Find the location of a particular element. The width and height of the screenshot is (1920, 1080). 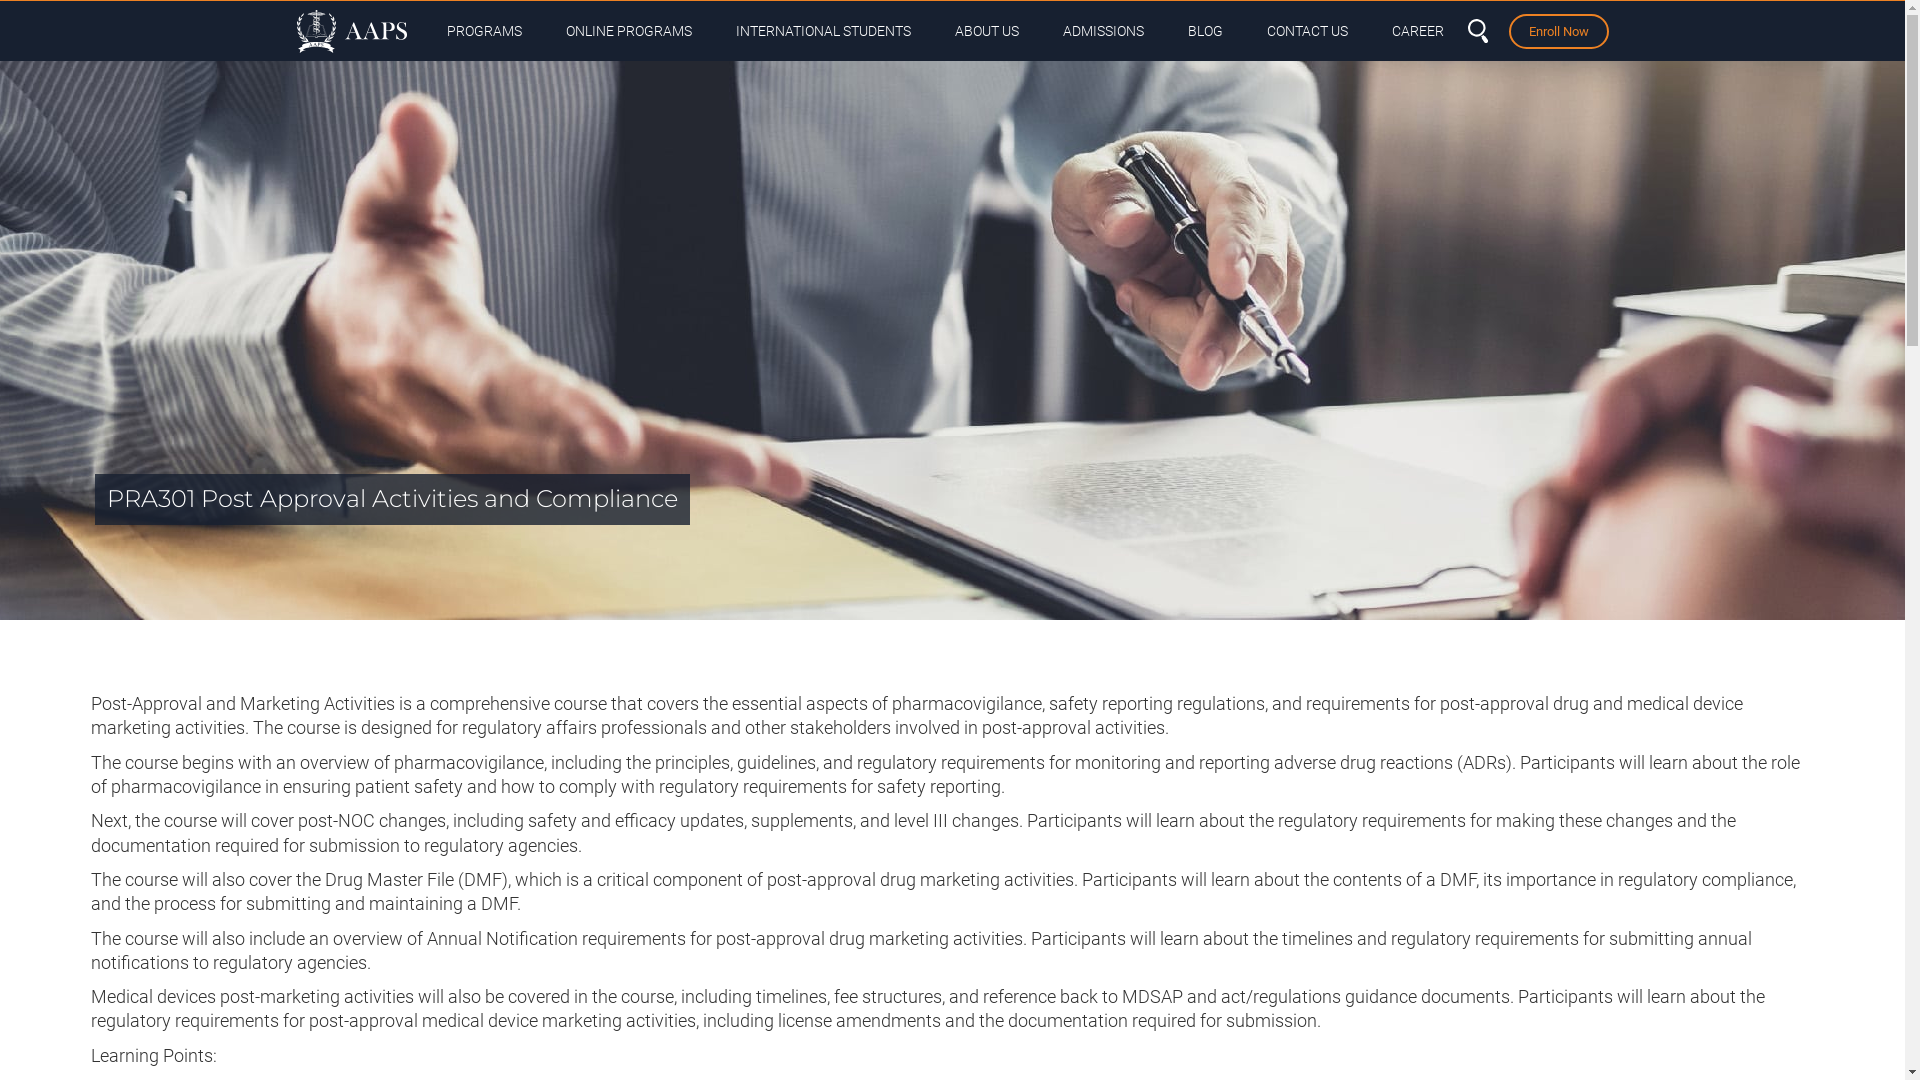

'Enroll Now' is located at coordinates (1557, 31).